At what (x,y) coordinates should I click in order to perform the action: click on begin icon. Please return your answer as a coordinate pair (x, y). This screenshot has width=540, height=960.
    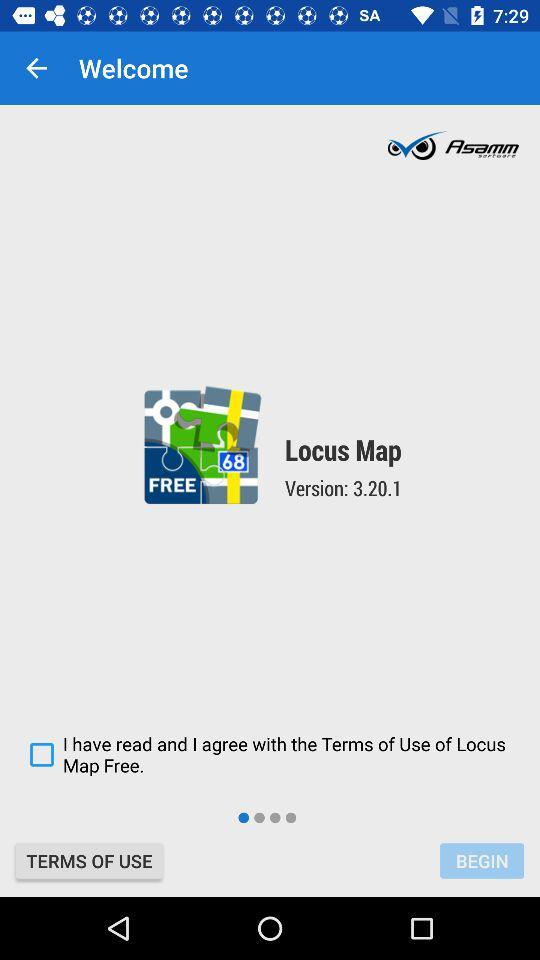
    Looking at the image, I should click on (481, 860).